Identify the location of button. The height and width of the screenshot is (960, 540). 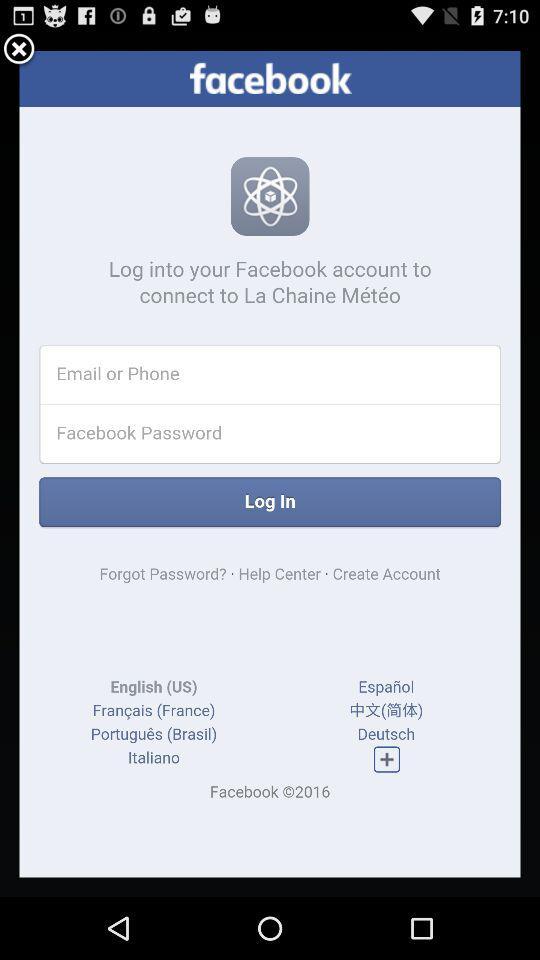
(18, 49).